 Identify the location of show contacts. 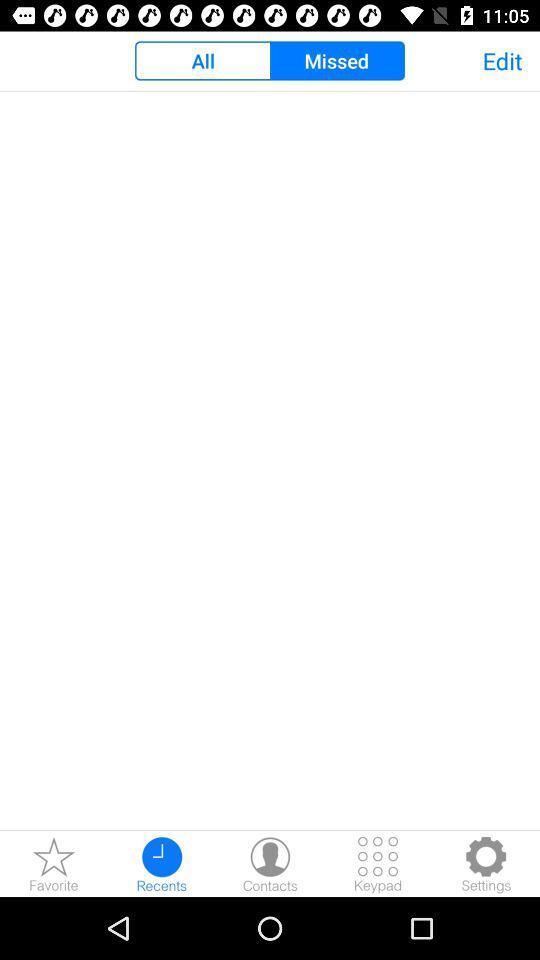
(270, 863).